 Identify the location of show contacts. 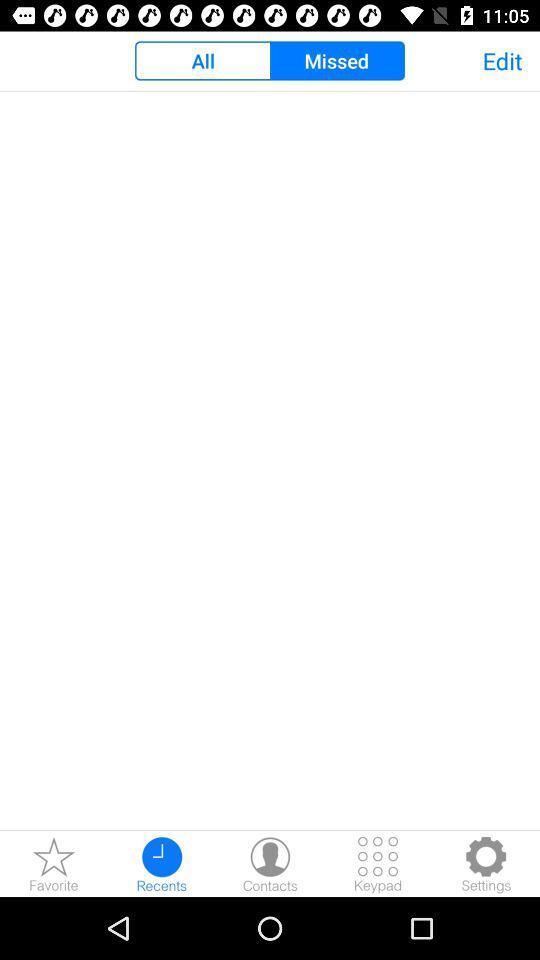
(270, 863).